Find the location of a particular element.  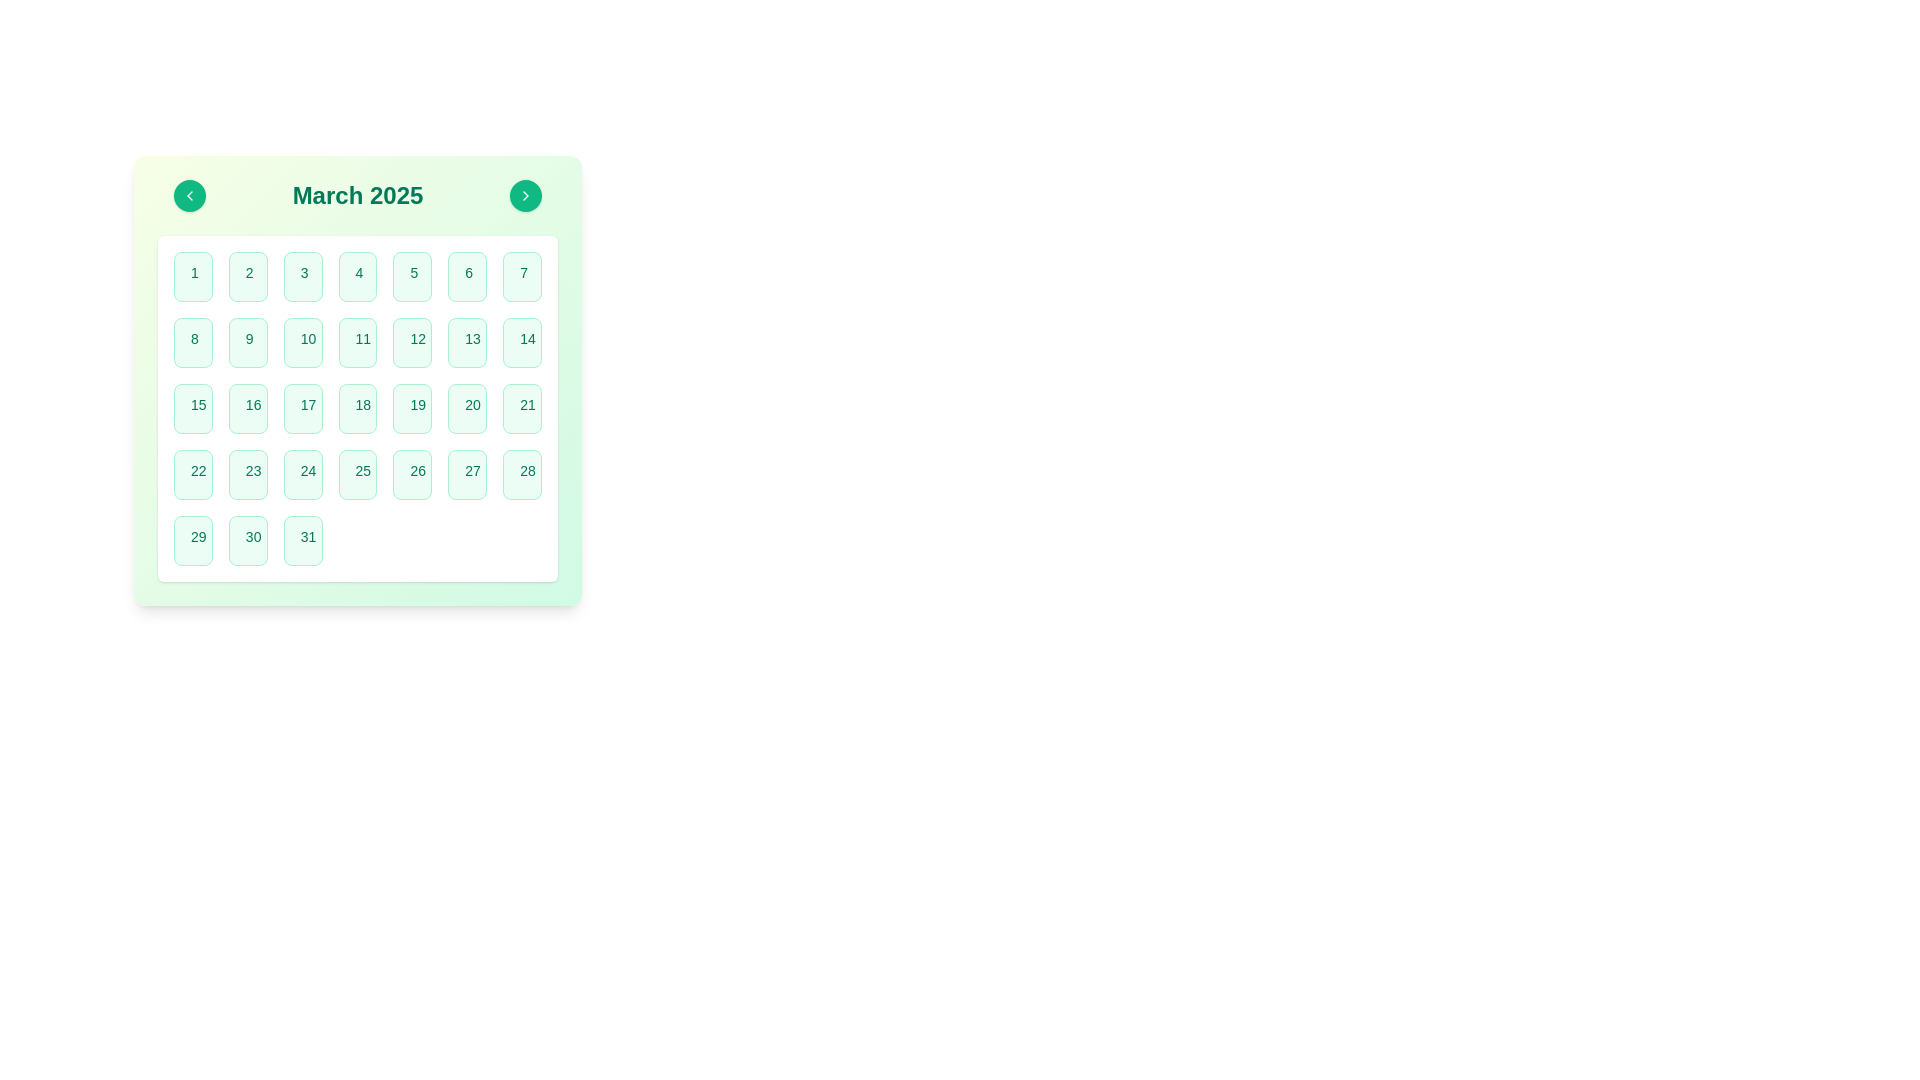

the text label indicating the 19th day of March 2025 in the calendar grid, located in the fourth row and second column is located at coordinates (417, 405).